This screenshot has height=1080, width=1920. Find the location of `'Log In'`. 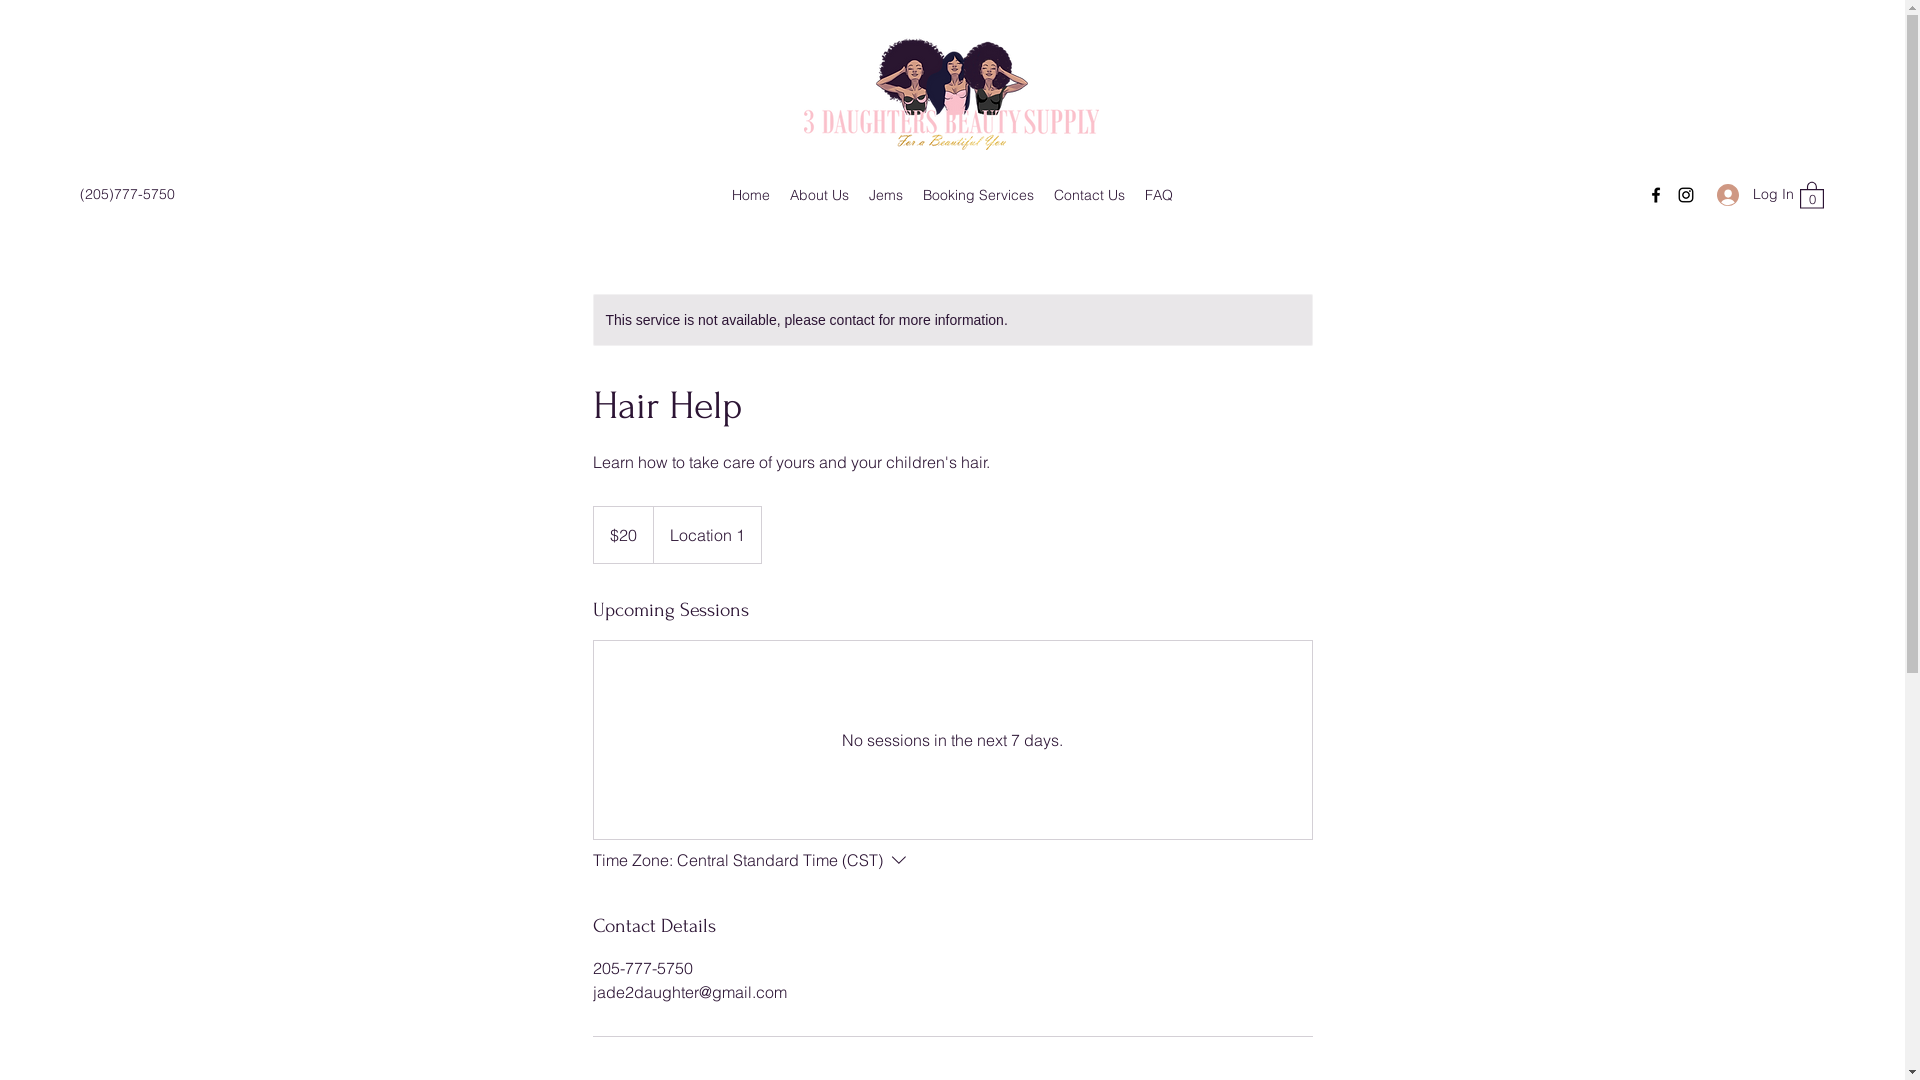

'Log In' is located at coordinates (1702, 194).